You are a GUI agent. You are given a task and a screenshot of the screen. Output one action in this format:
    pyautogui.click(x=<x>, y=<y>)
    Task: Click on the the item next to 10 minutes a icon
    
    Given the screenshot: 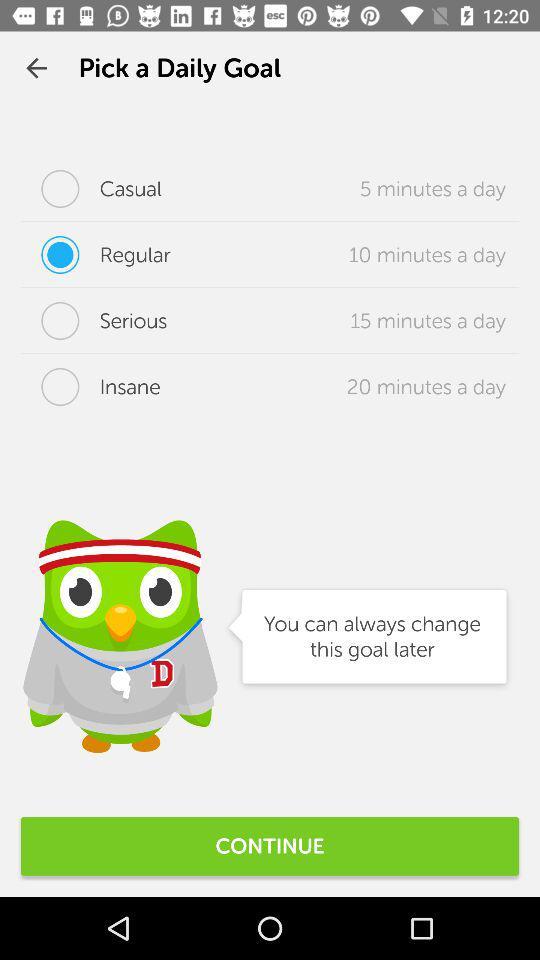 What is the action you would take?
    pyautogui.click(x=94, y=253)
    